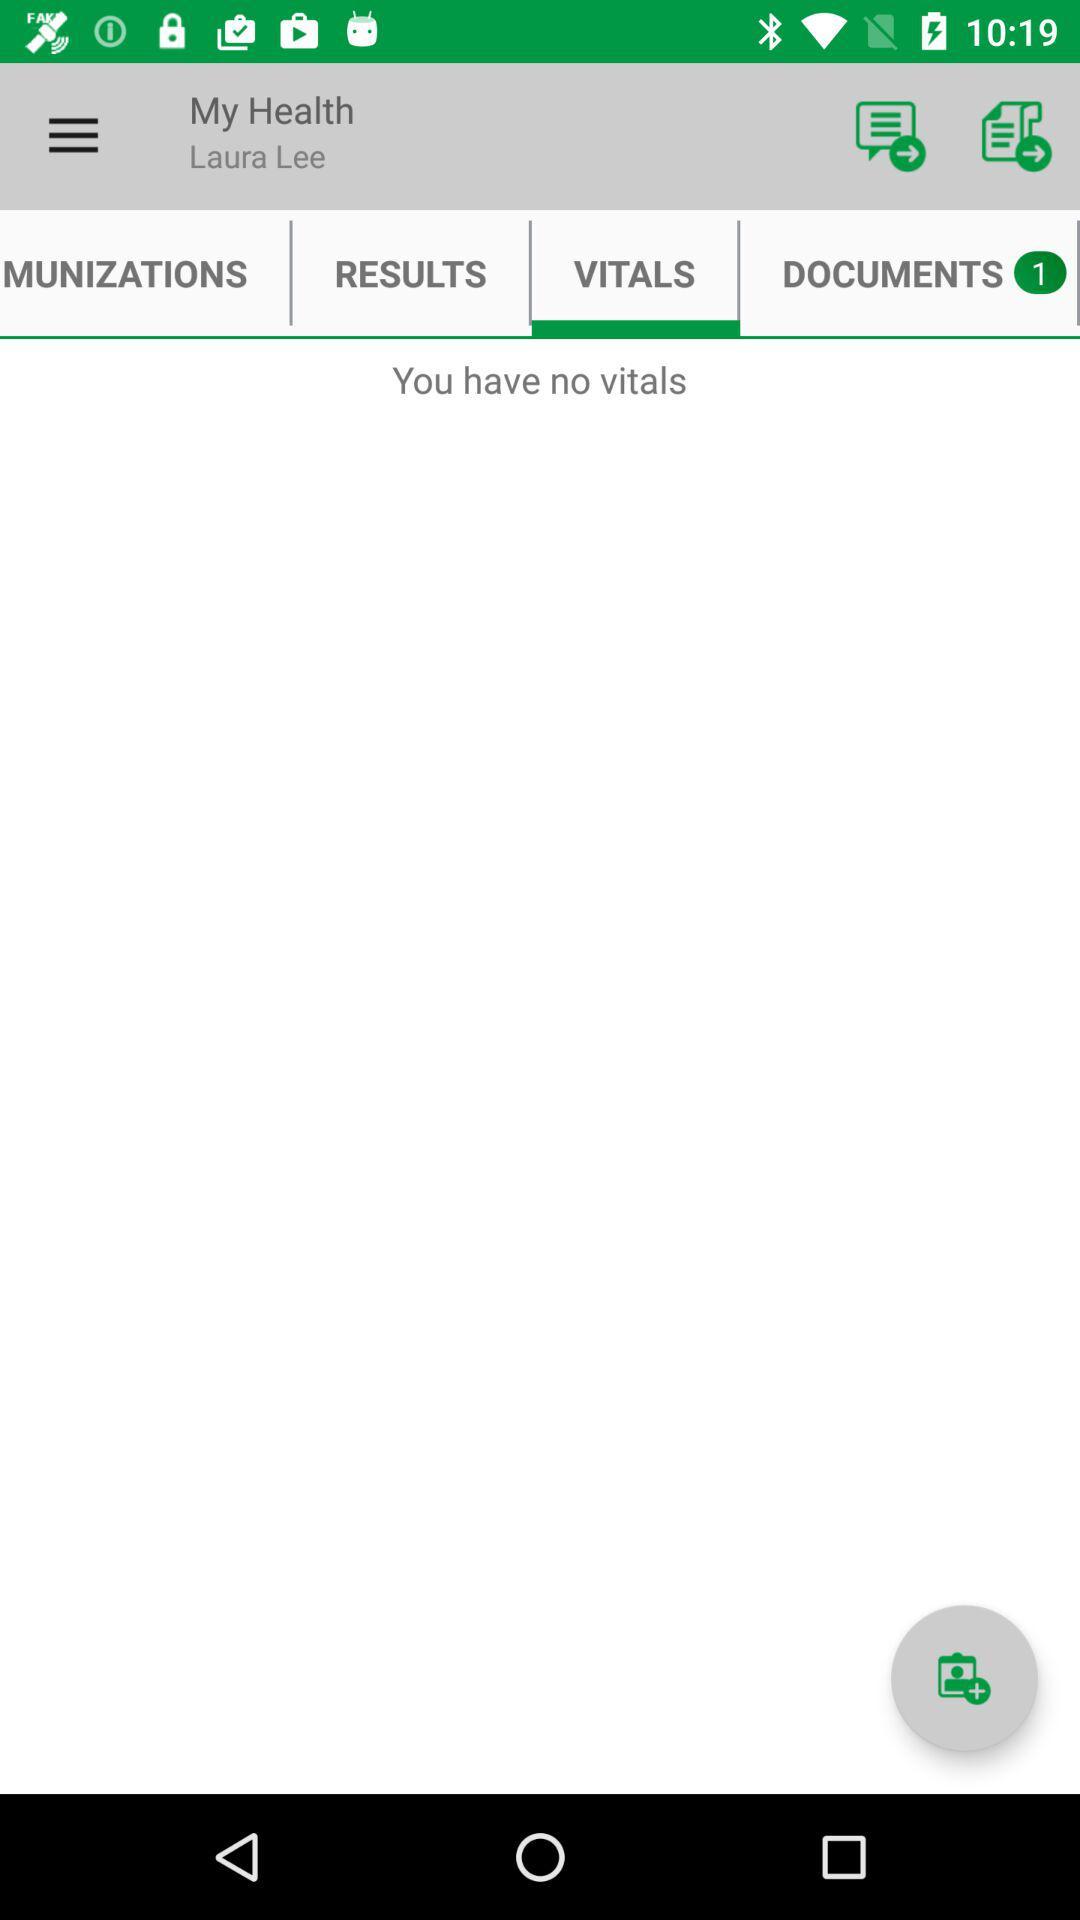  What do you see at coordinates (1017, 135) in the screenshot?
I see `the item above the documents` at bounding box center [1017, 135].